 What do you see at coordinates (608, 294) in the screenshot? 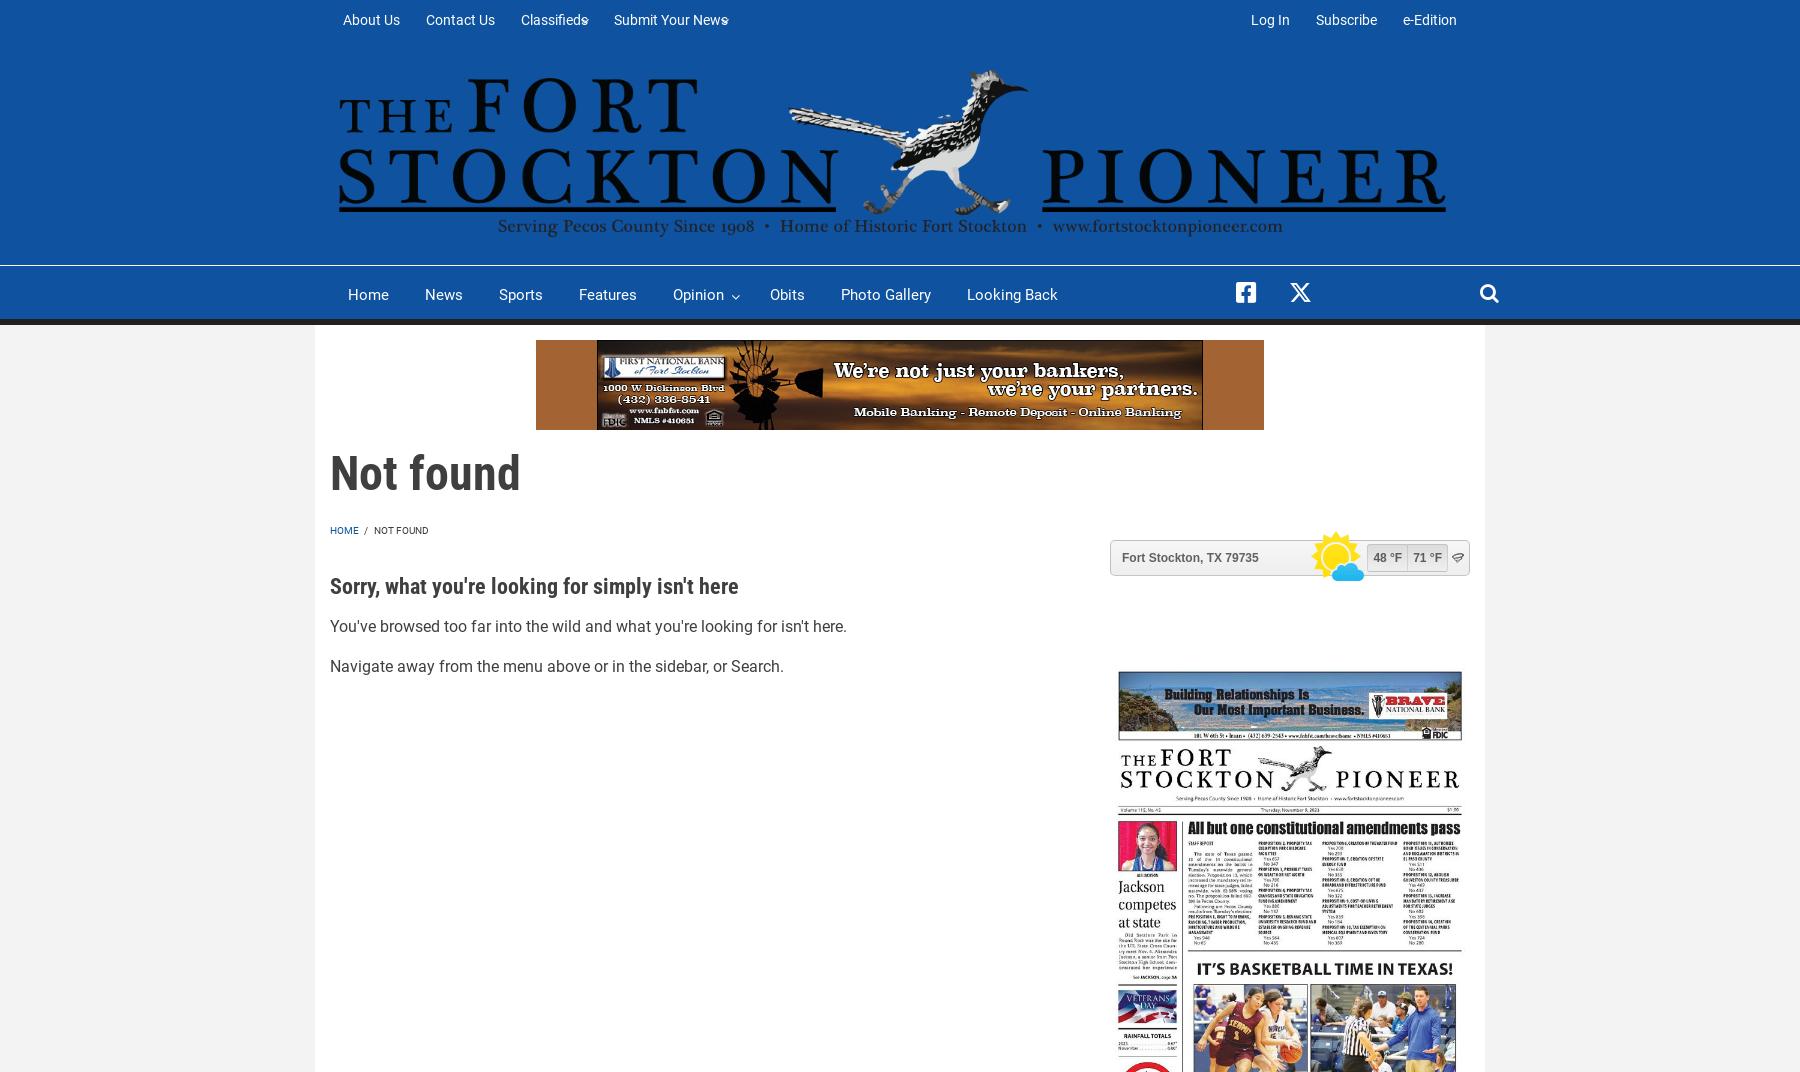
I see `'Features'` at bounding box center [608, 294].